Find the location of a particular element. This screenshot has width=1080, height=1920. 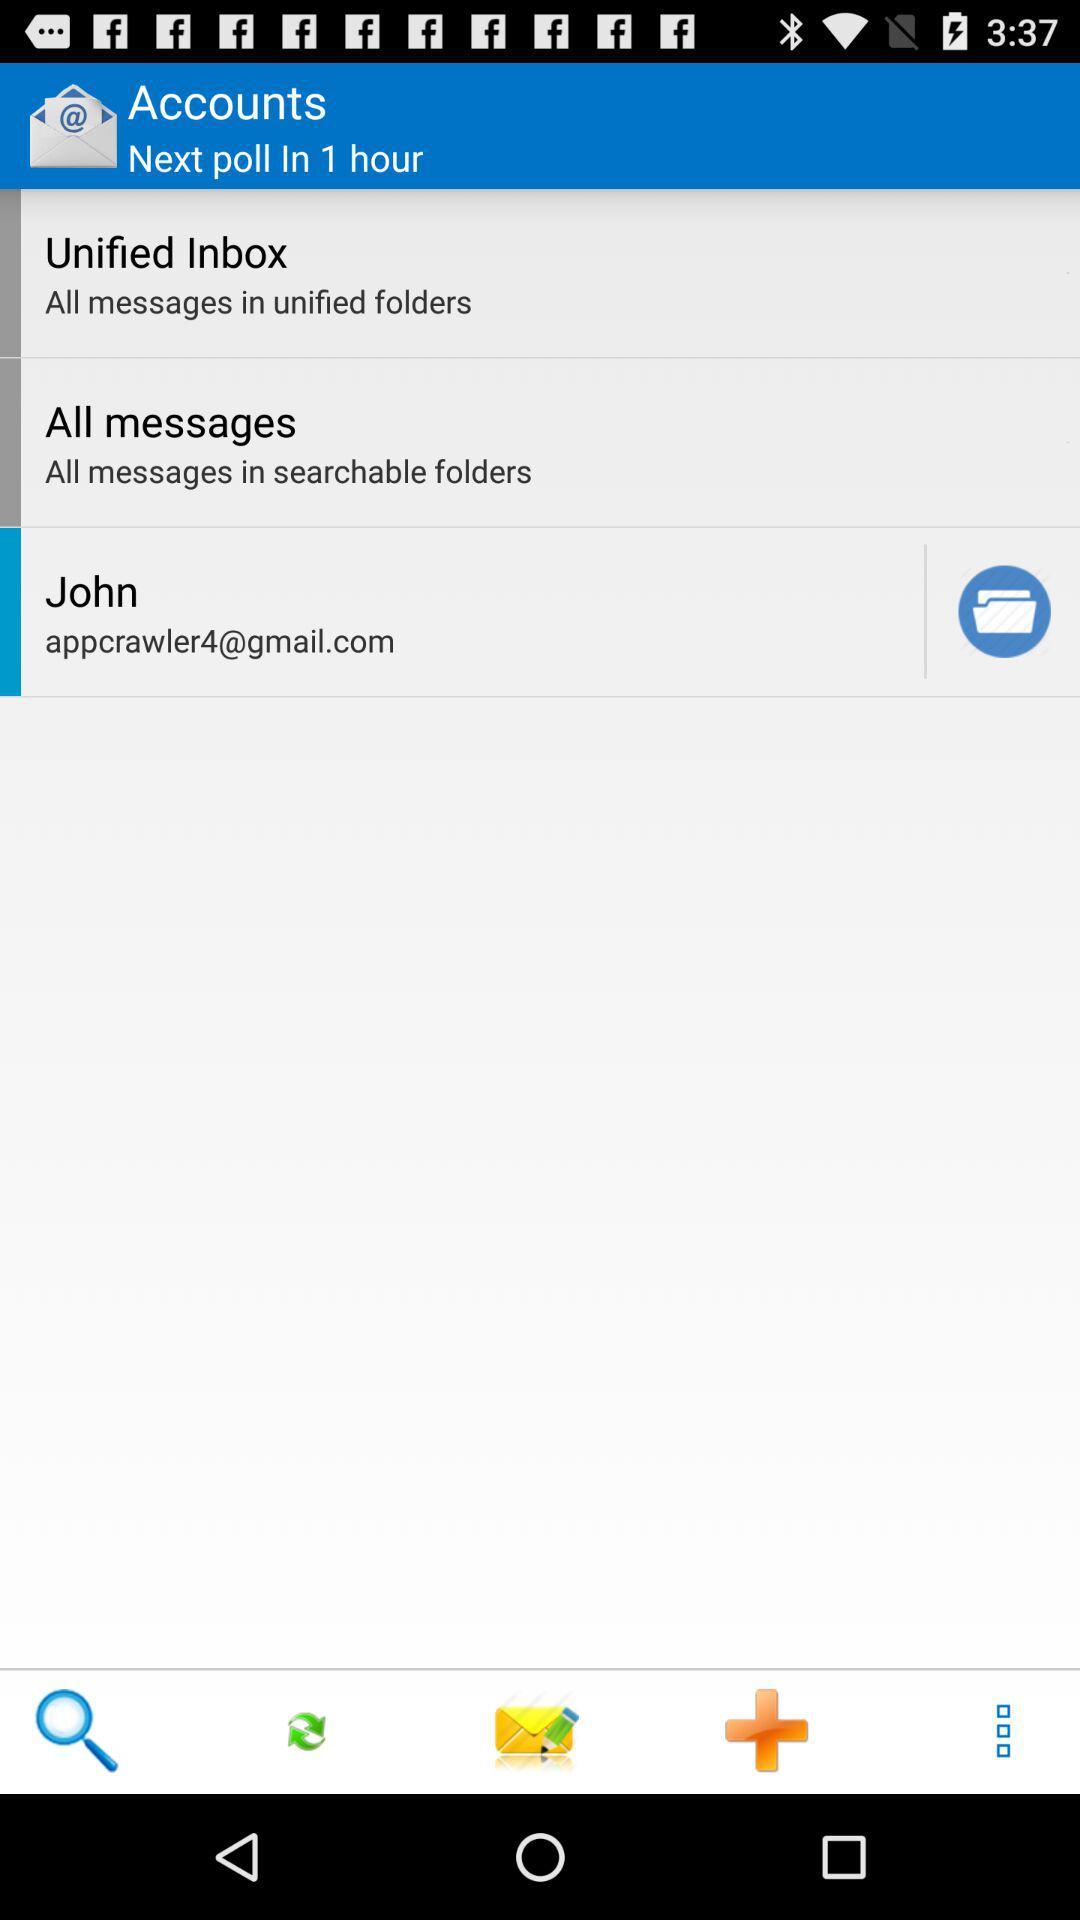

john is located at coordinates (479, 589).